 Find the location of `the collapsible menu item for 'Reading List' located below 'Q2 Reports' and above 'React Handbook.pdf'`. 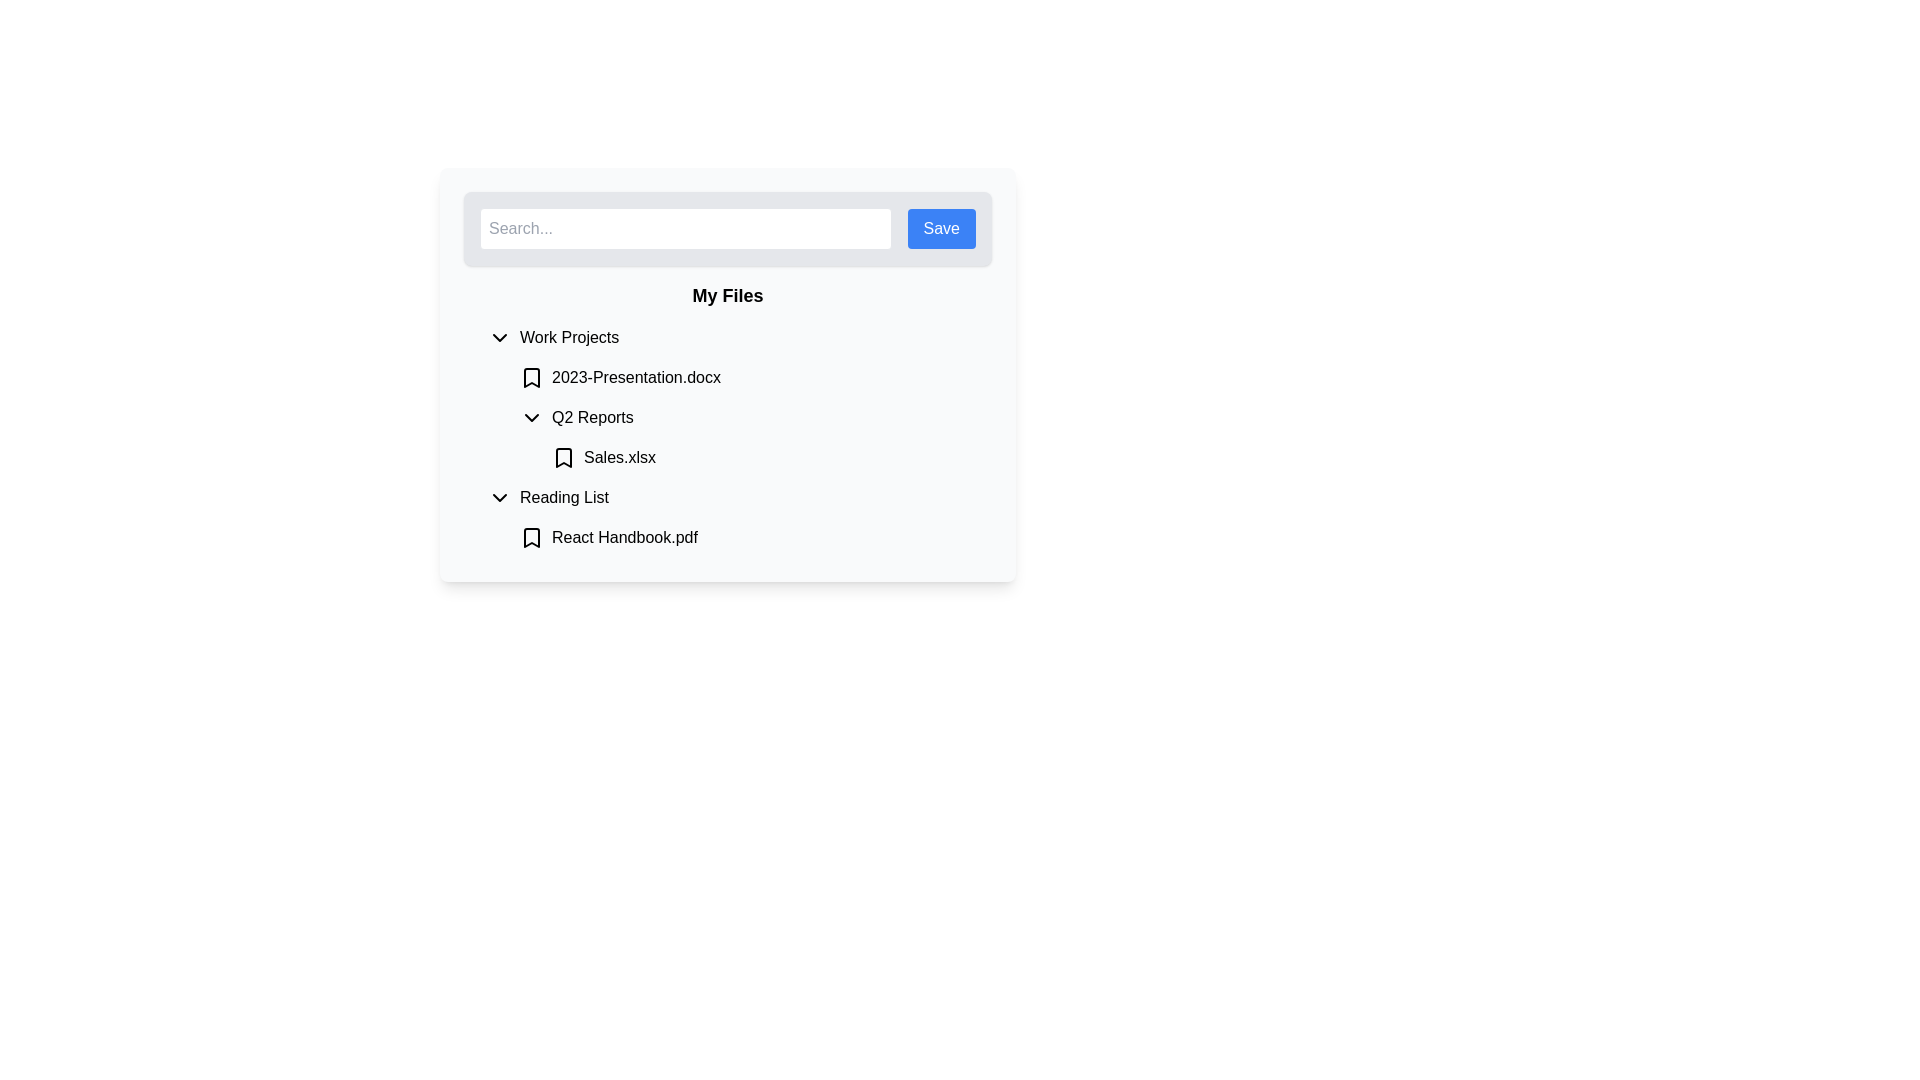

the collapsible menu item for 'Reading List' located below 'Q2 Reports' and above 'React Handbook.pdf' is located at coordinates (734, 496).